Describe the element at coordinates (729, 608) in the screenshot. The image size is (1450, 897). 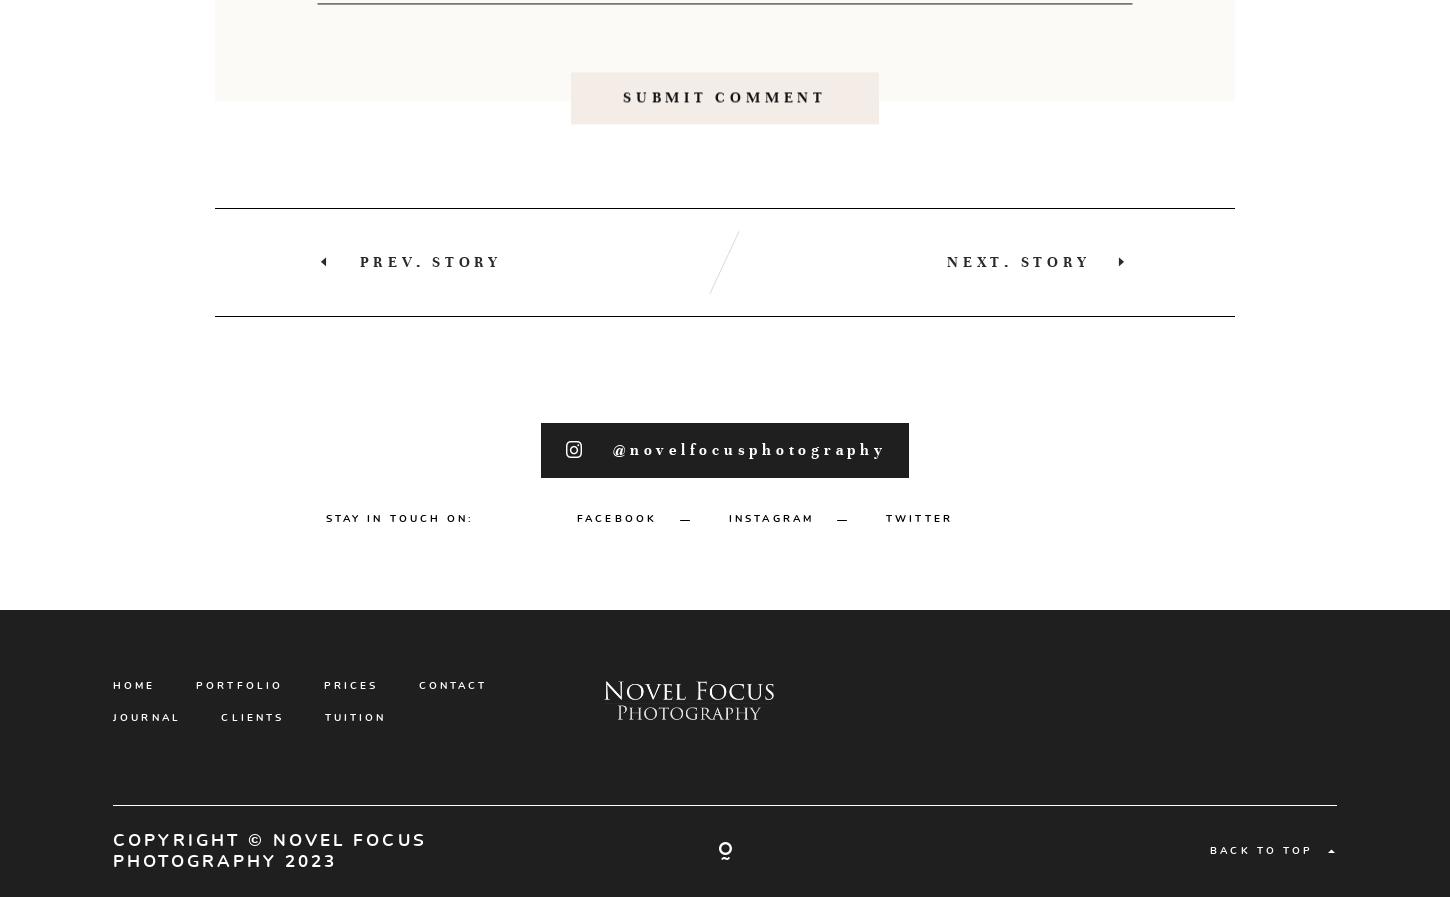
I see `'INSTAGRAM'` at that location.